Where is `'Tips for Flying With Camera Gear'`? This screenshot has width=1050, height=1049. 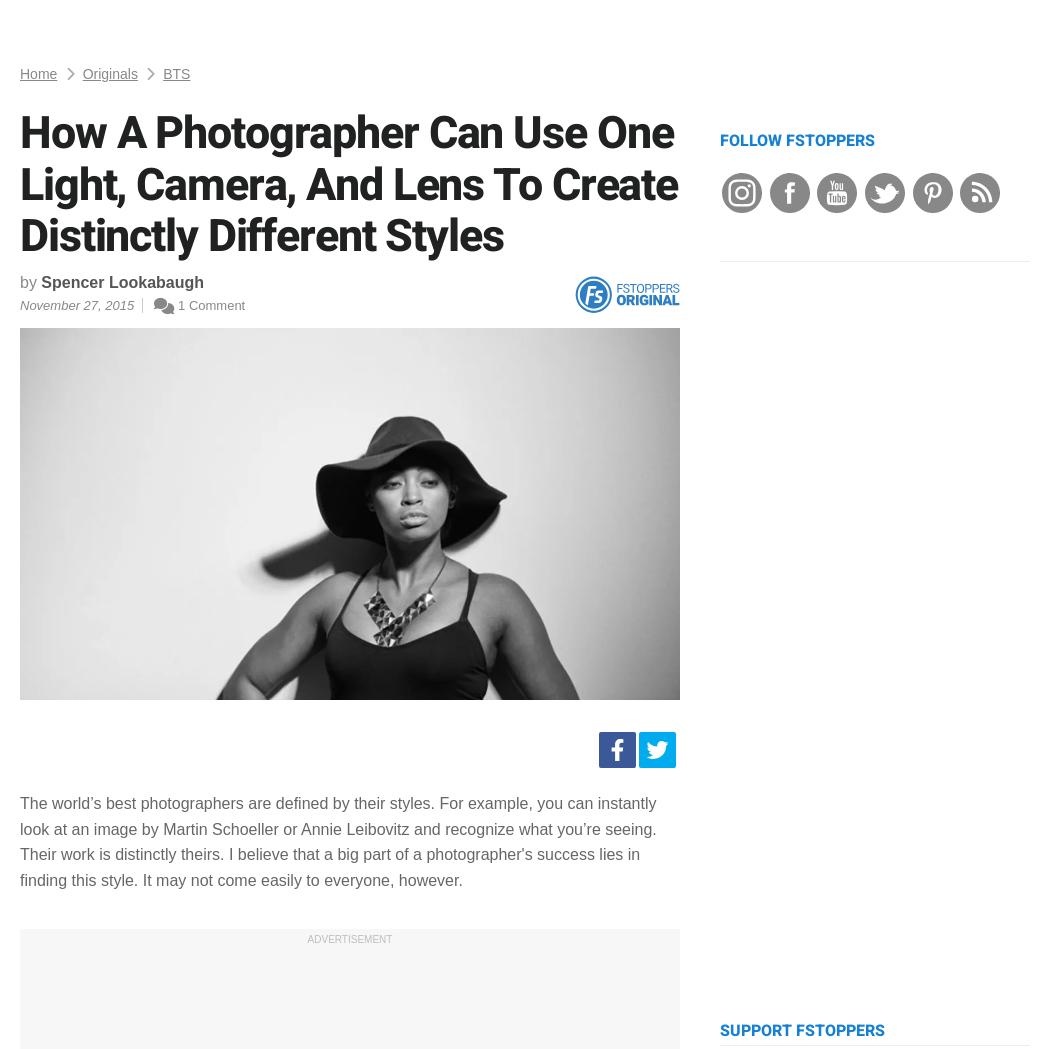
'Tips for Flying With Camera Gear' is located at coordinates (926, 288).